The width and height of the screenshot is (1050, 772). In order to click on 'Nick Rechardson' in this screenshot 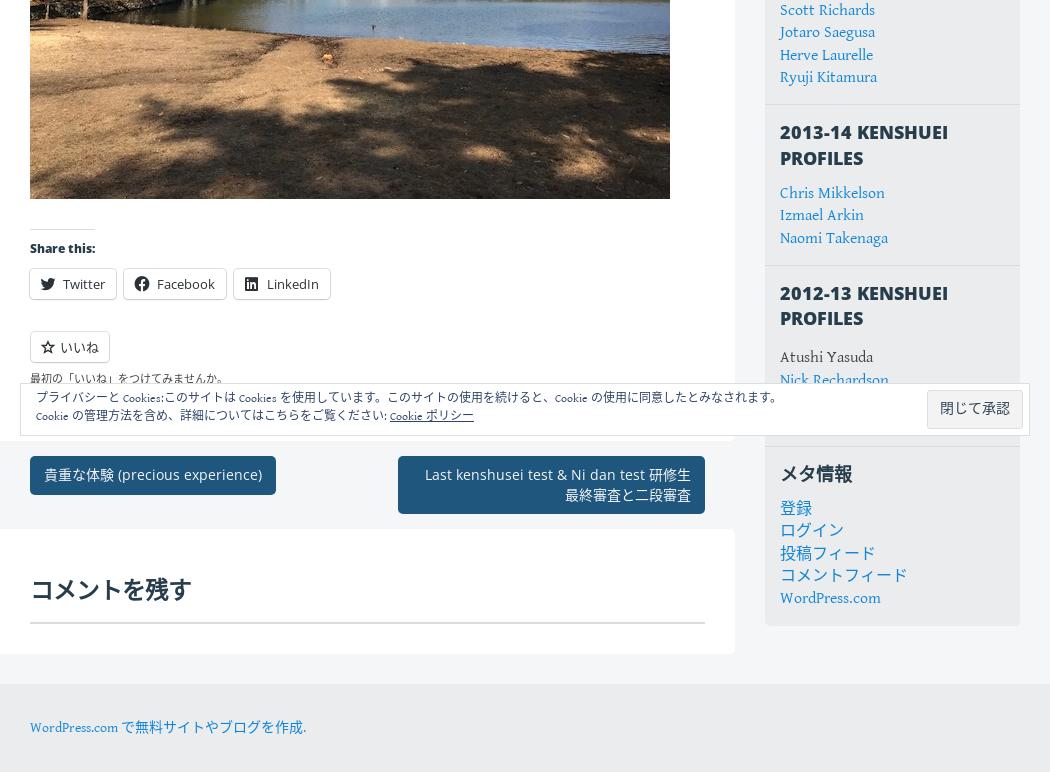, I will do `click(834, 378)`.